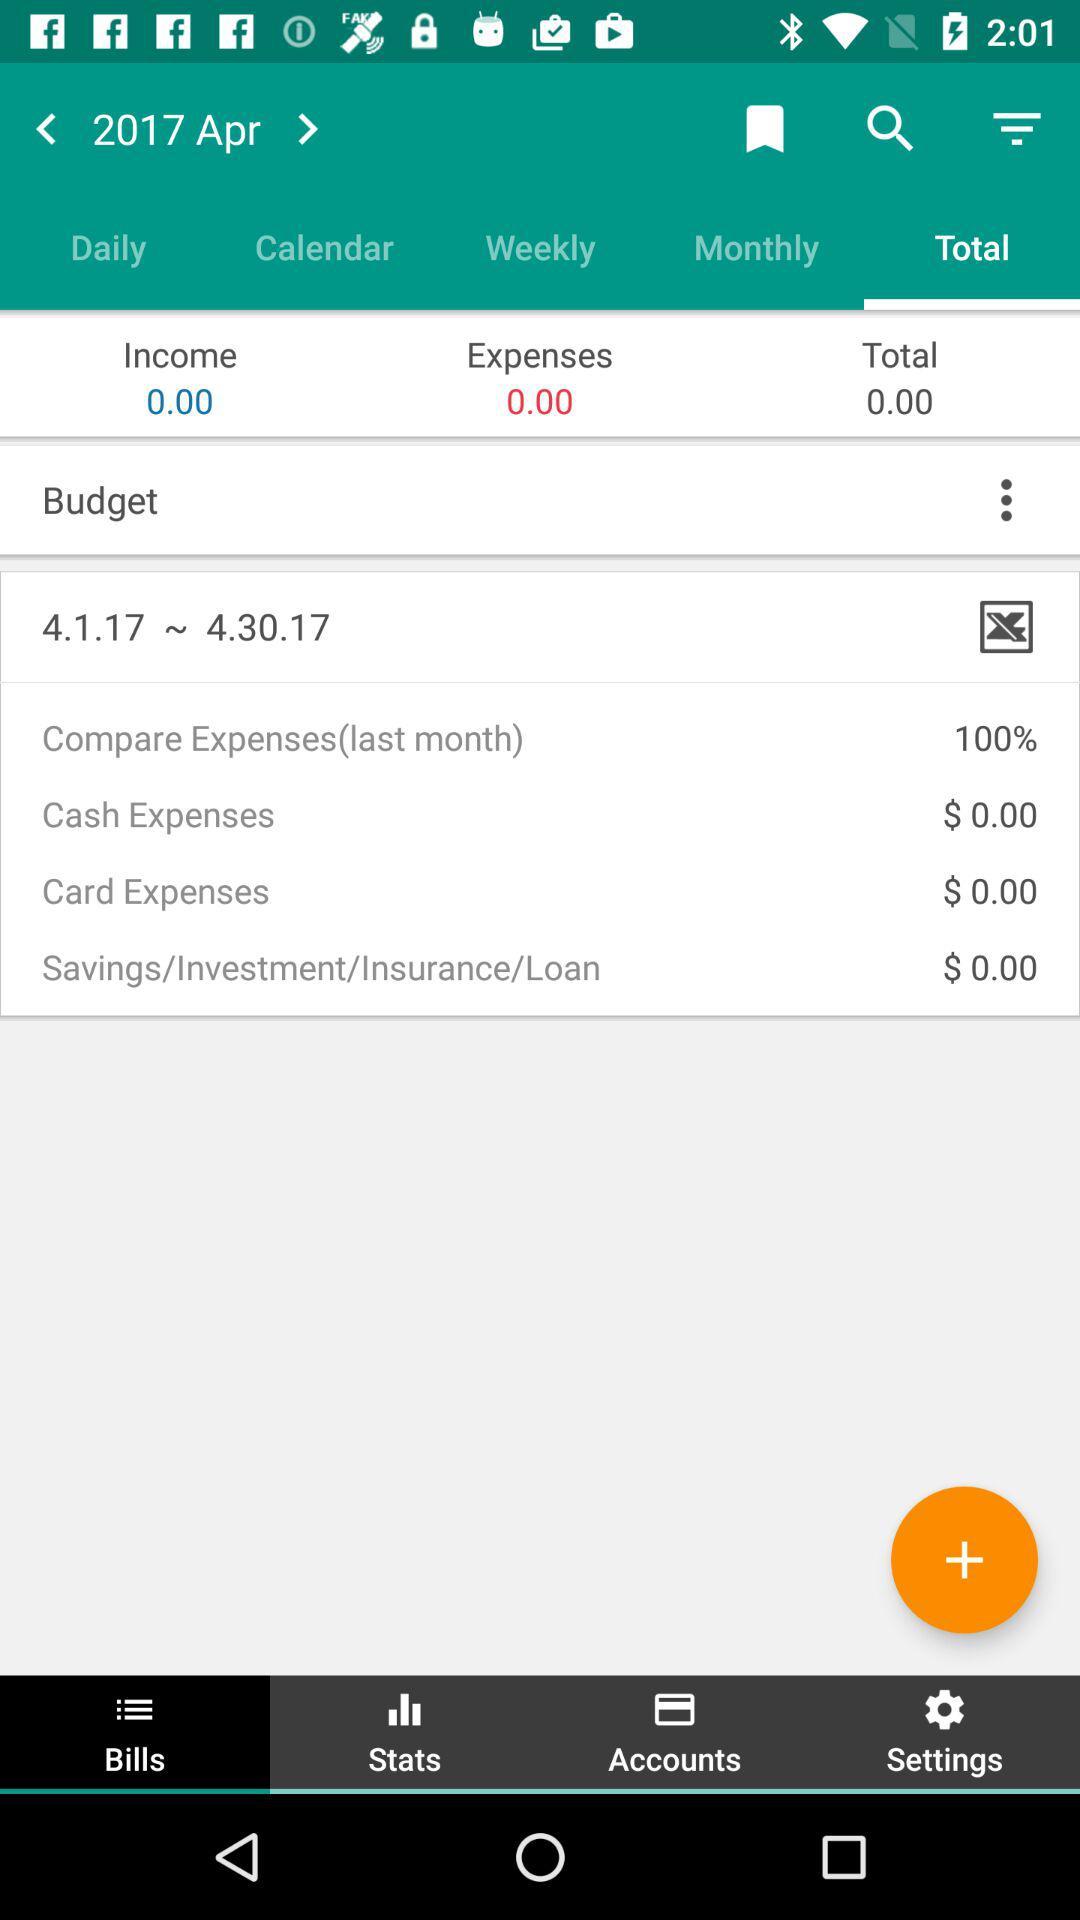 The width and height of the screenshot is (1080, 1920). I want to click on the bookmark icon, so click(764, 127).